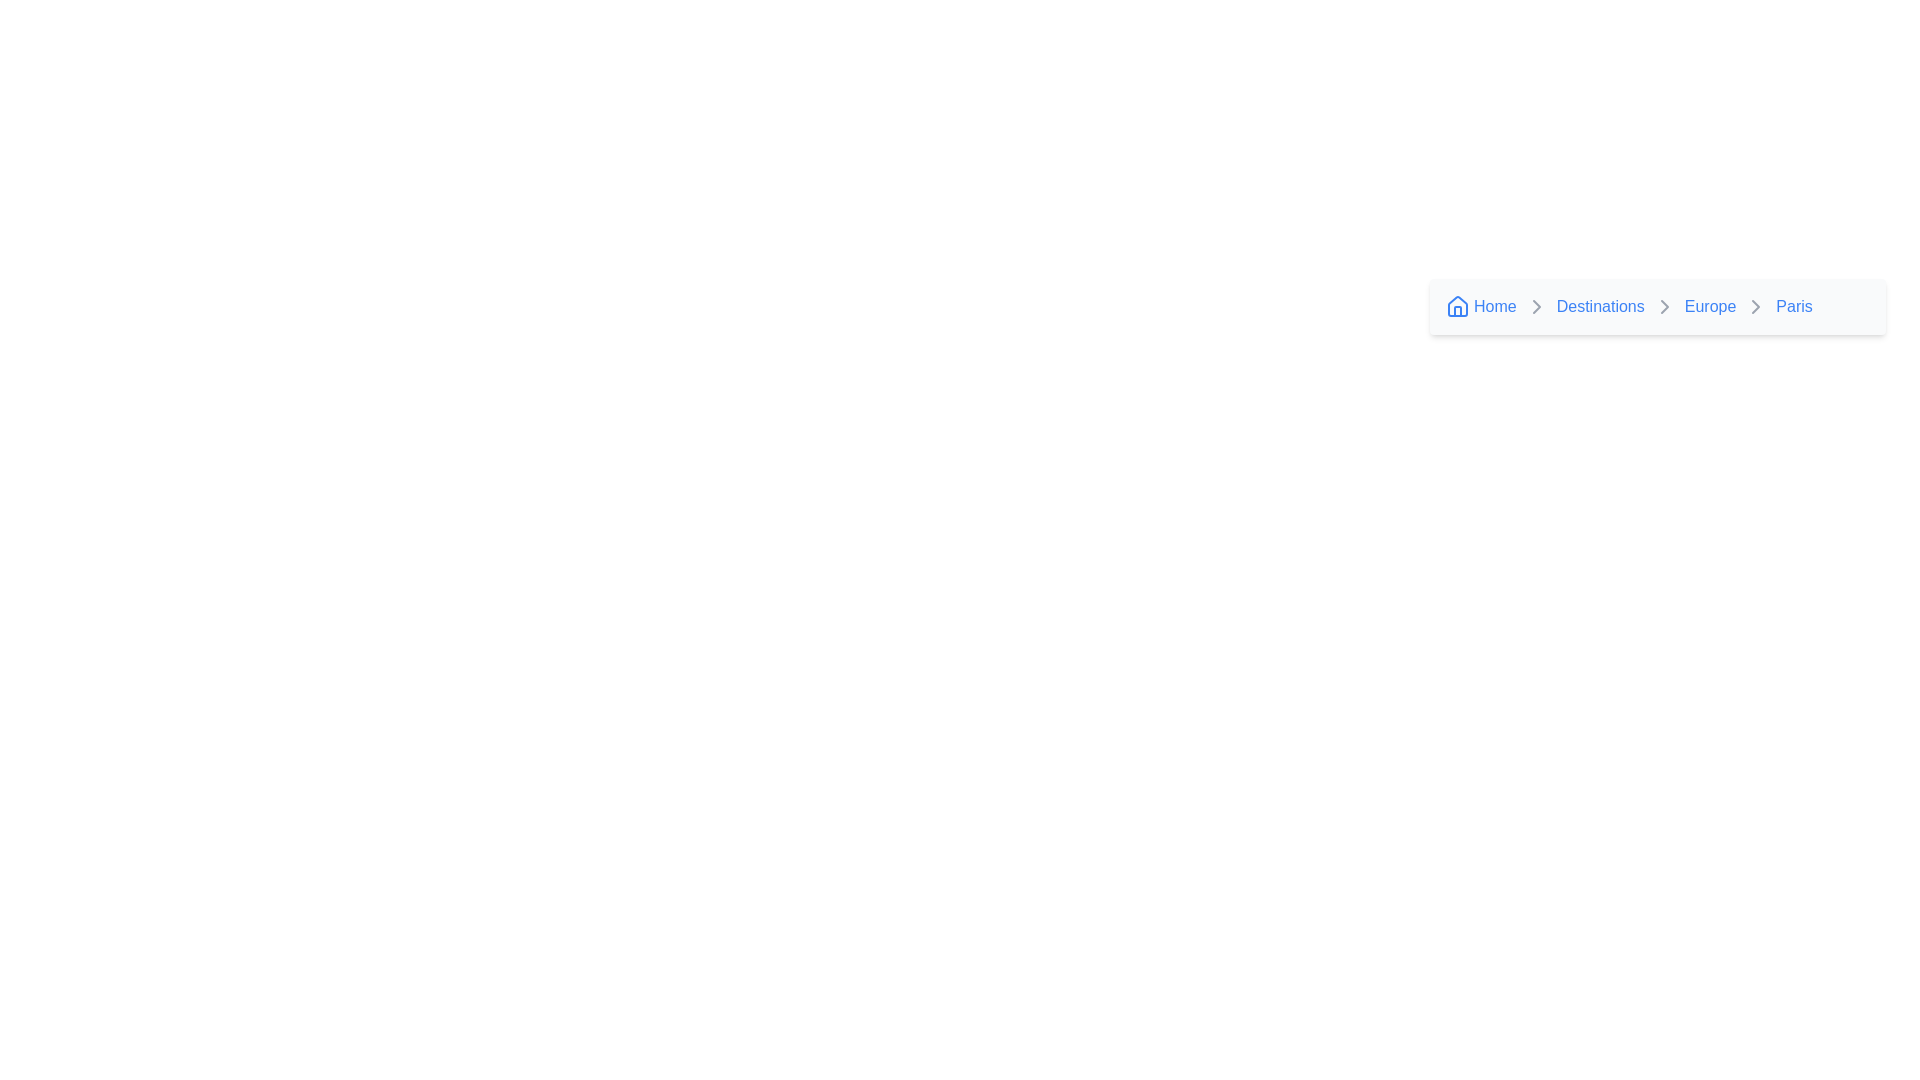 This screenshot has width=1920, height=1080. I want to click on the Icon (Chevron) in the breadcrumb navigation, which visually separates the 'Destinations' link and 'Europe' breadcrumb item, so click(1664, 307).